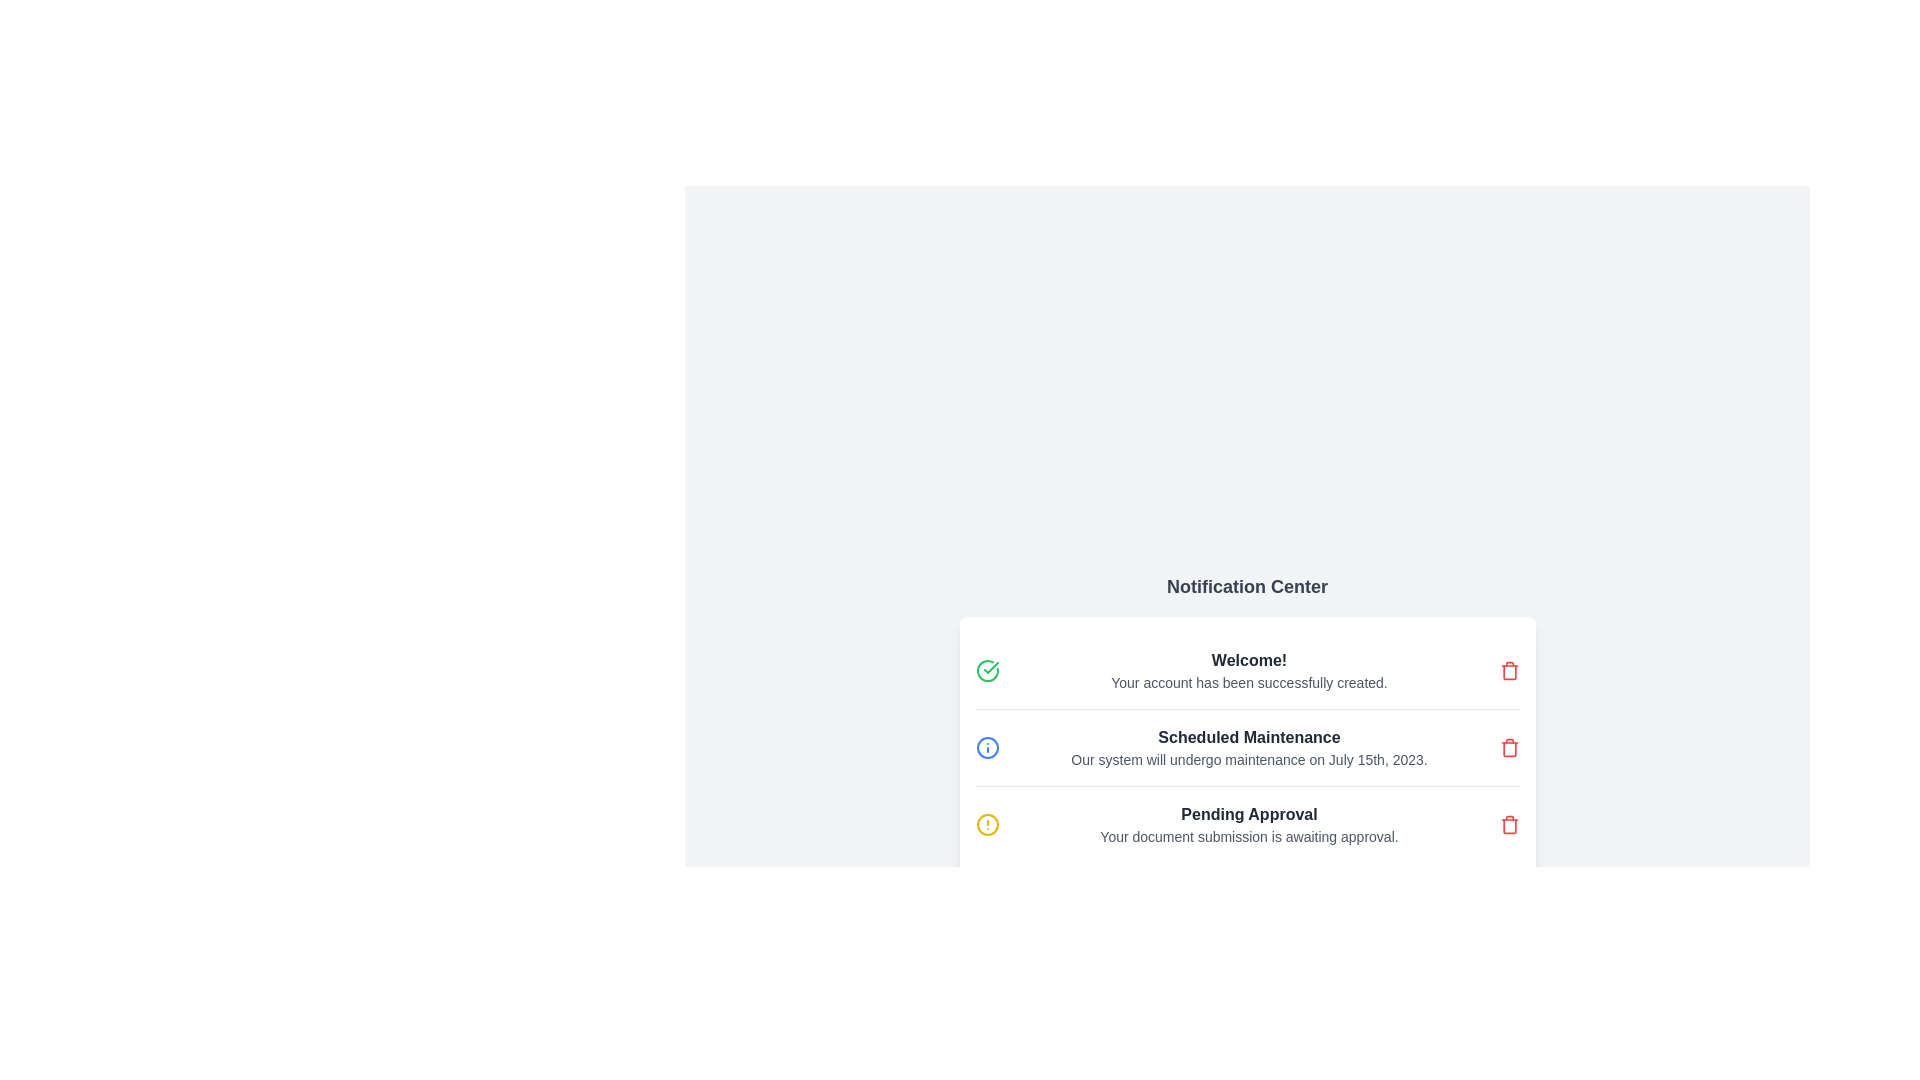 Image resolution: width=1920 pixels, height=1080 pixels. What do you see at coordinates (1509, 748) in the screenshot?
I see `the delete icon button located to the far right of the 'Scheduled Maintenance' notification` at bounding box center [1509, 748].